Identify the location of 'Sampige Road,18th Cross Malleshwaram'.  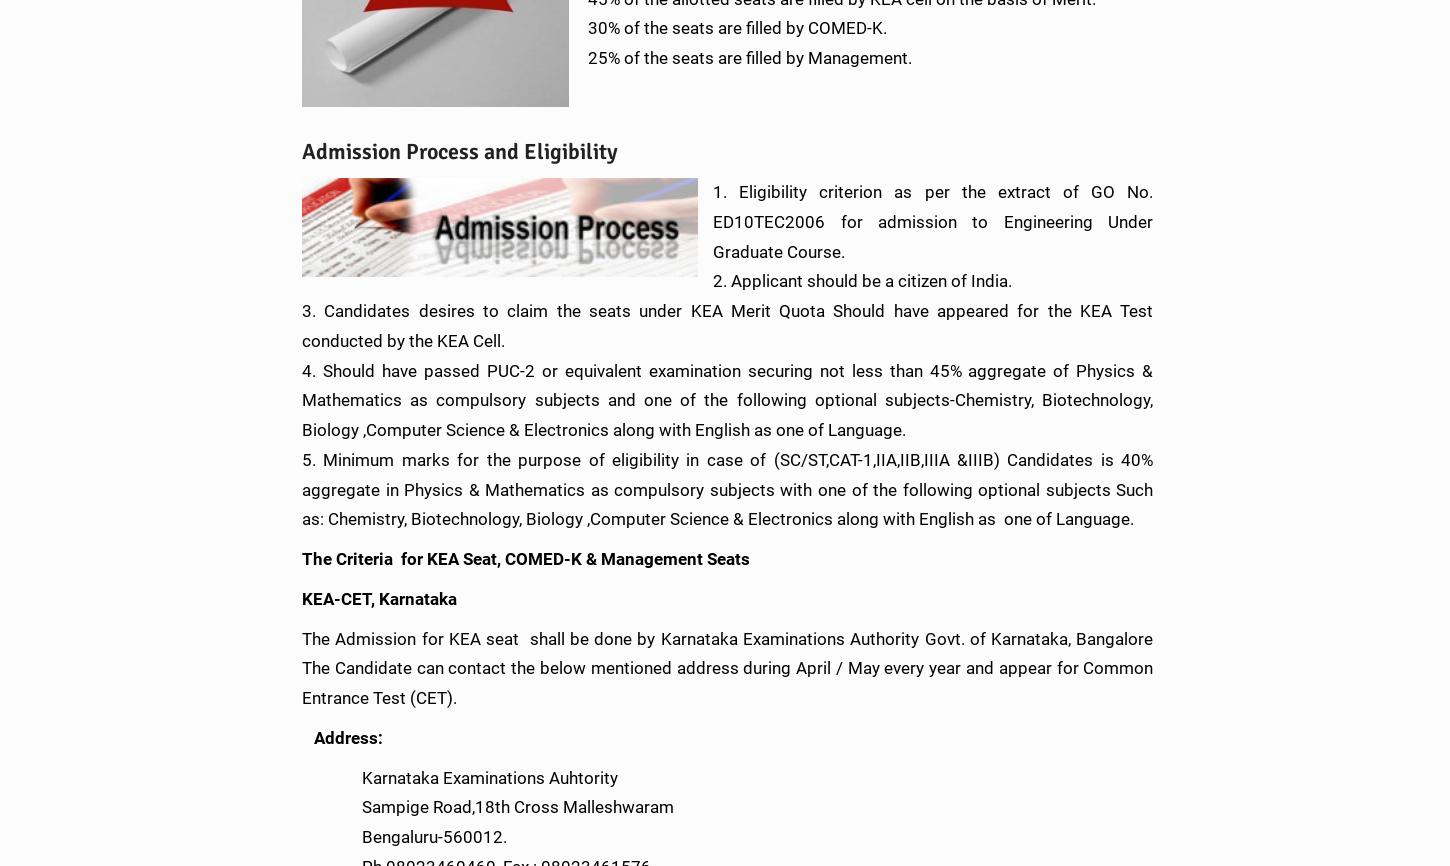
(302, 806).